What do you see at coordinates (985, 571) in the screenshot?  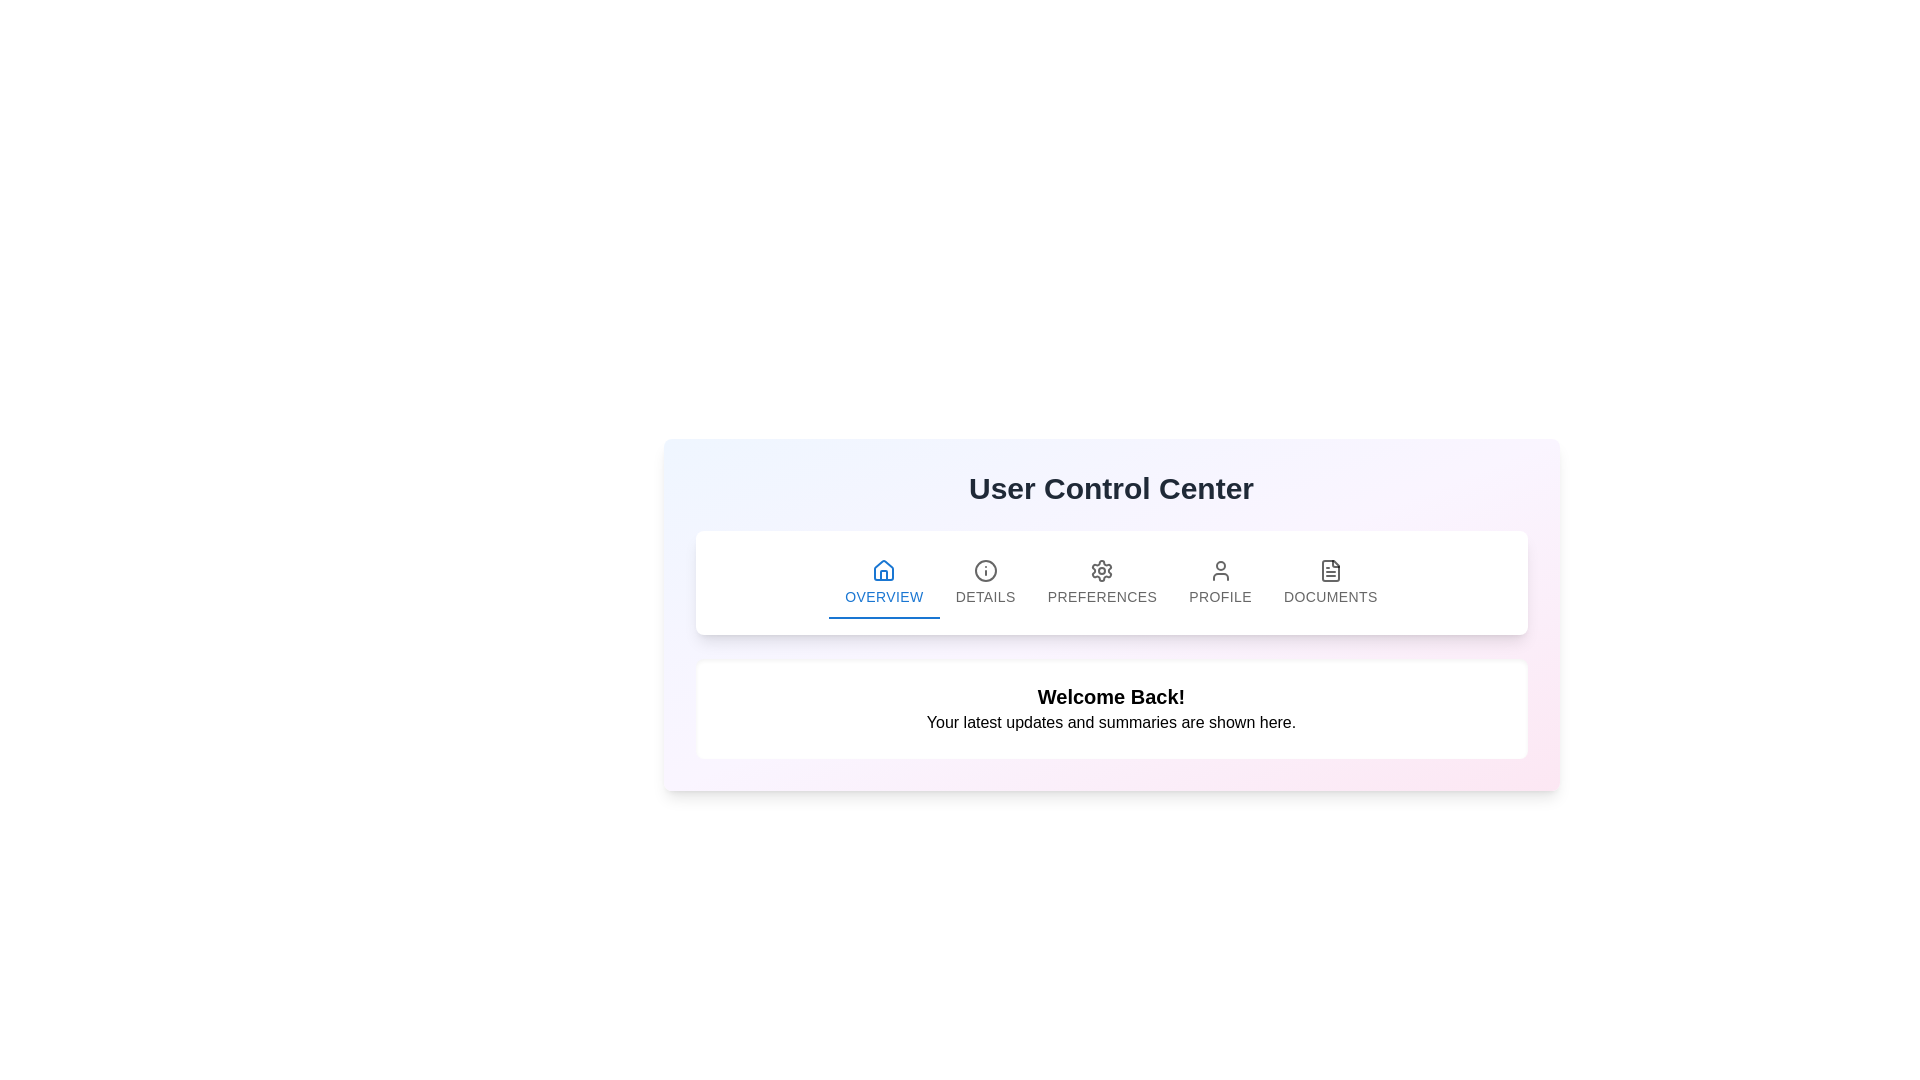 I see `the circular information icon with an 'i' symbol located in the 'Details' tab of the navigation bar, which is centered above the 'Details' label` at bounding box center [985, 571].